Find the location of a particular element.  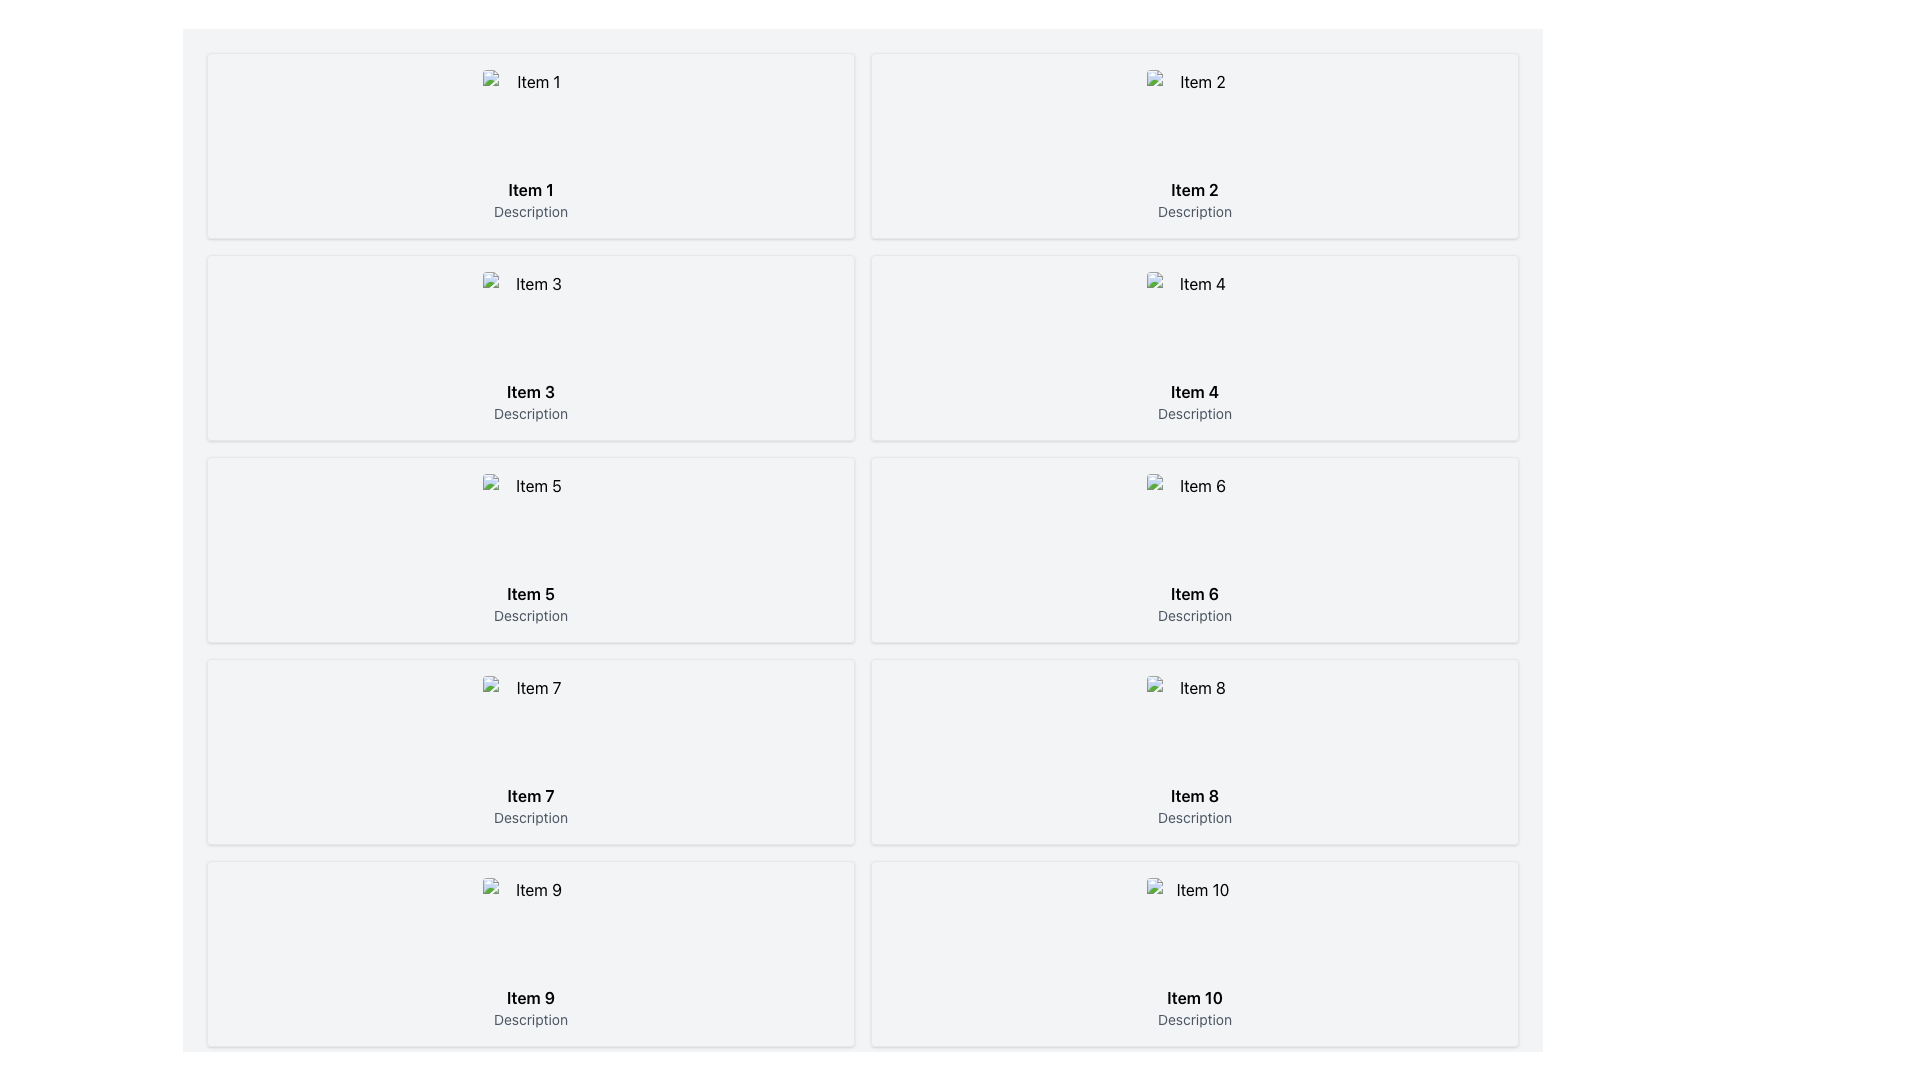

the text label that displays 'Item 7', which is bold and high-contrast, located in a grid layout below an image and above the description text is located at coordinates (531, 794).